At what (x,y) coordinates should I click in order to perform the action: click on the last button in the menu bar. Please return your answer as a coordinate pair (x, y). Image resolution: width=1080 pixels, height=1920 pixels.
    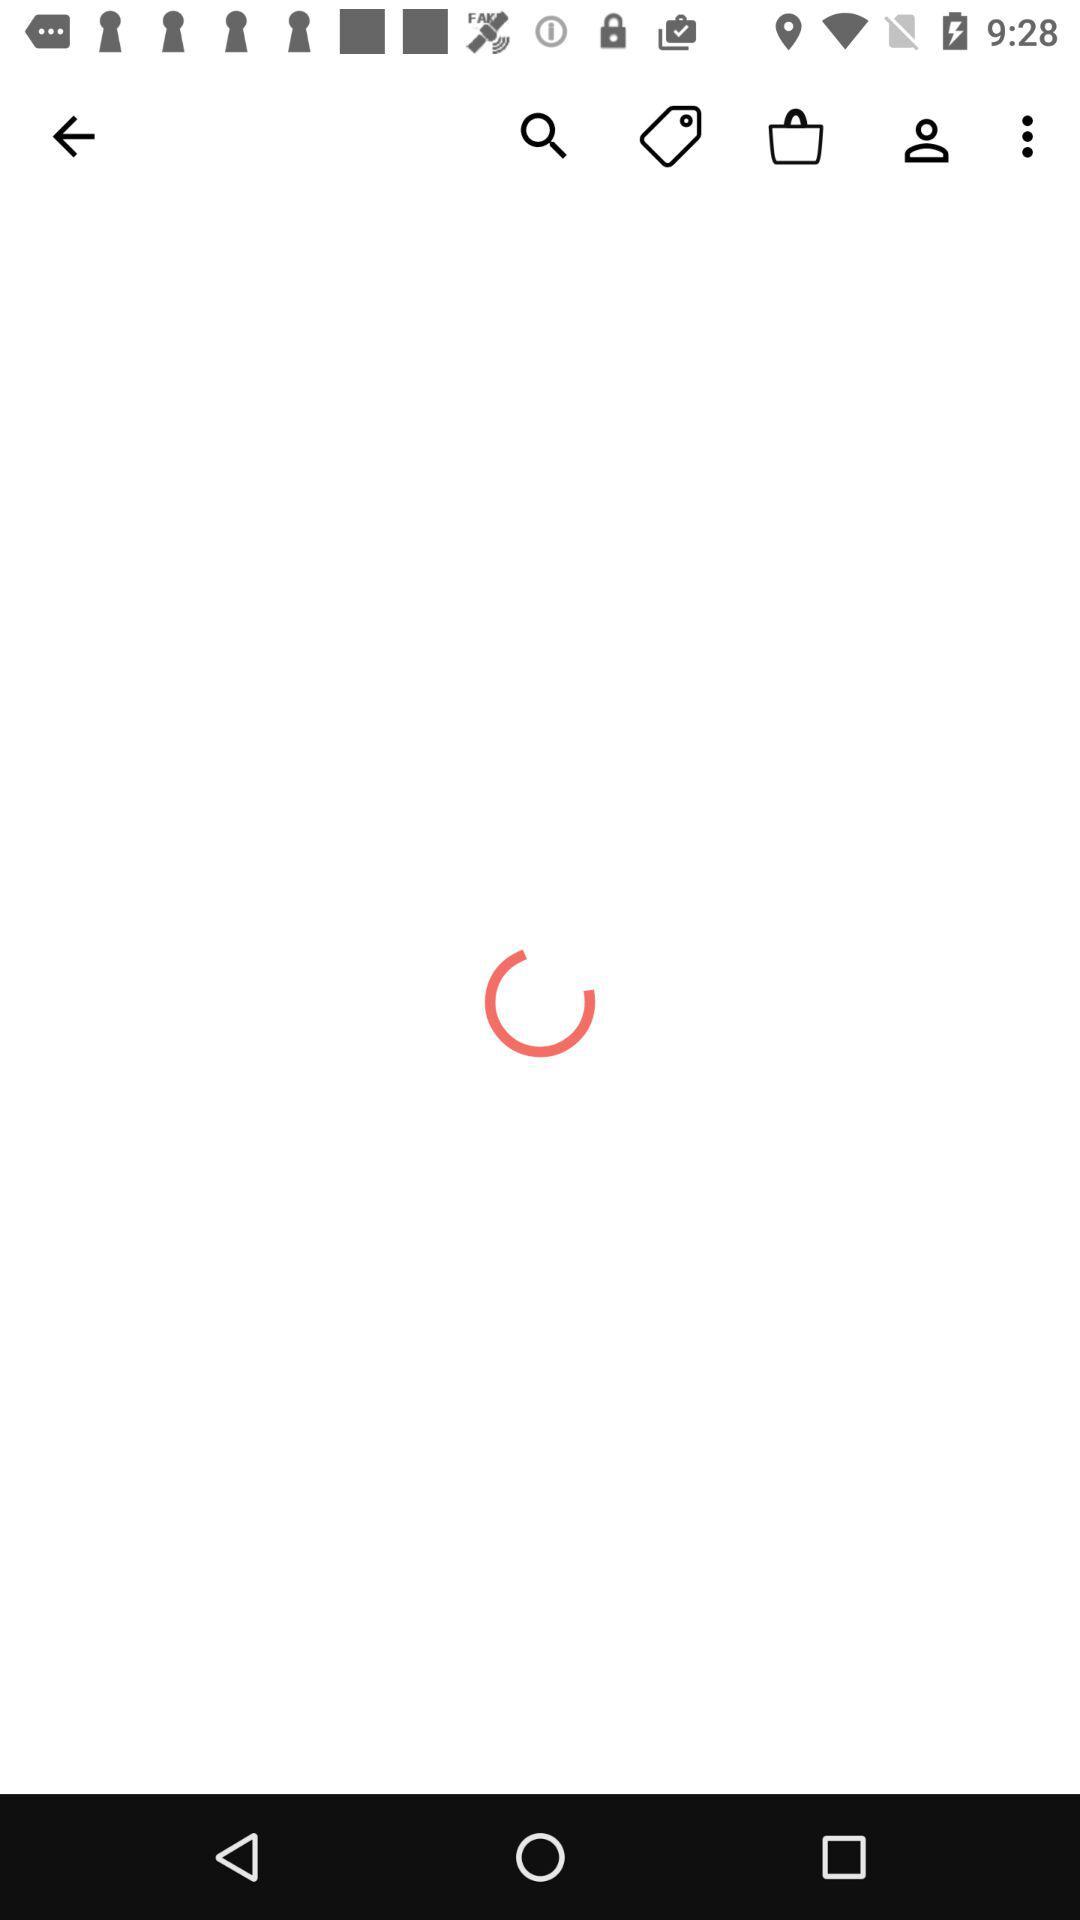
    Looking at the image, I should click on (1033, 136).